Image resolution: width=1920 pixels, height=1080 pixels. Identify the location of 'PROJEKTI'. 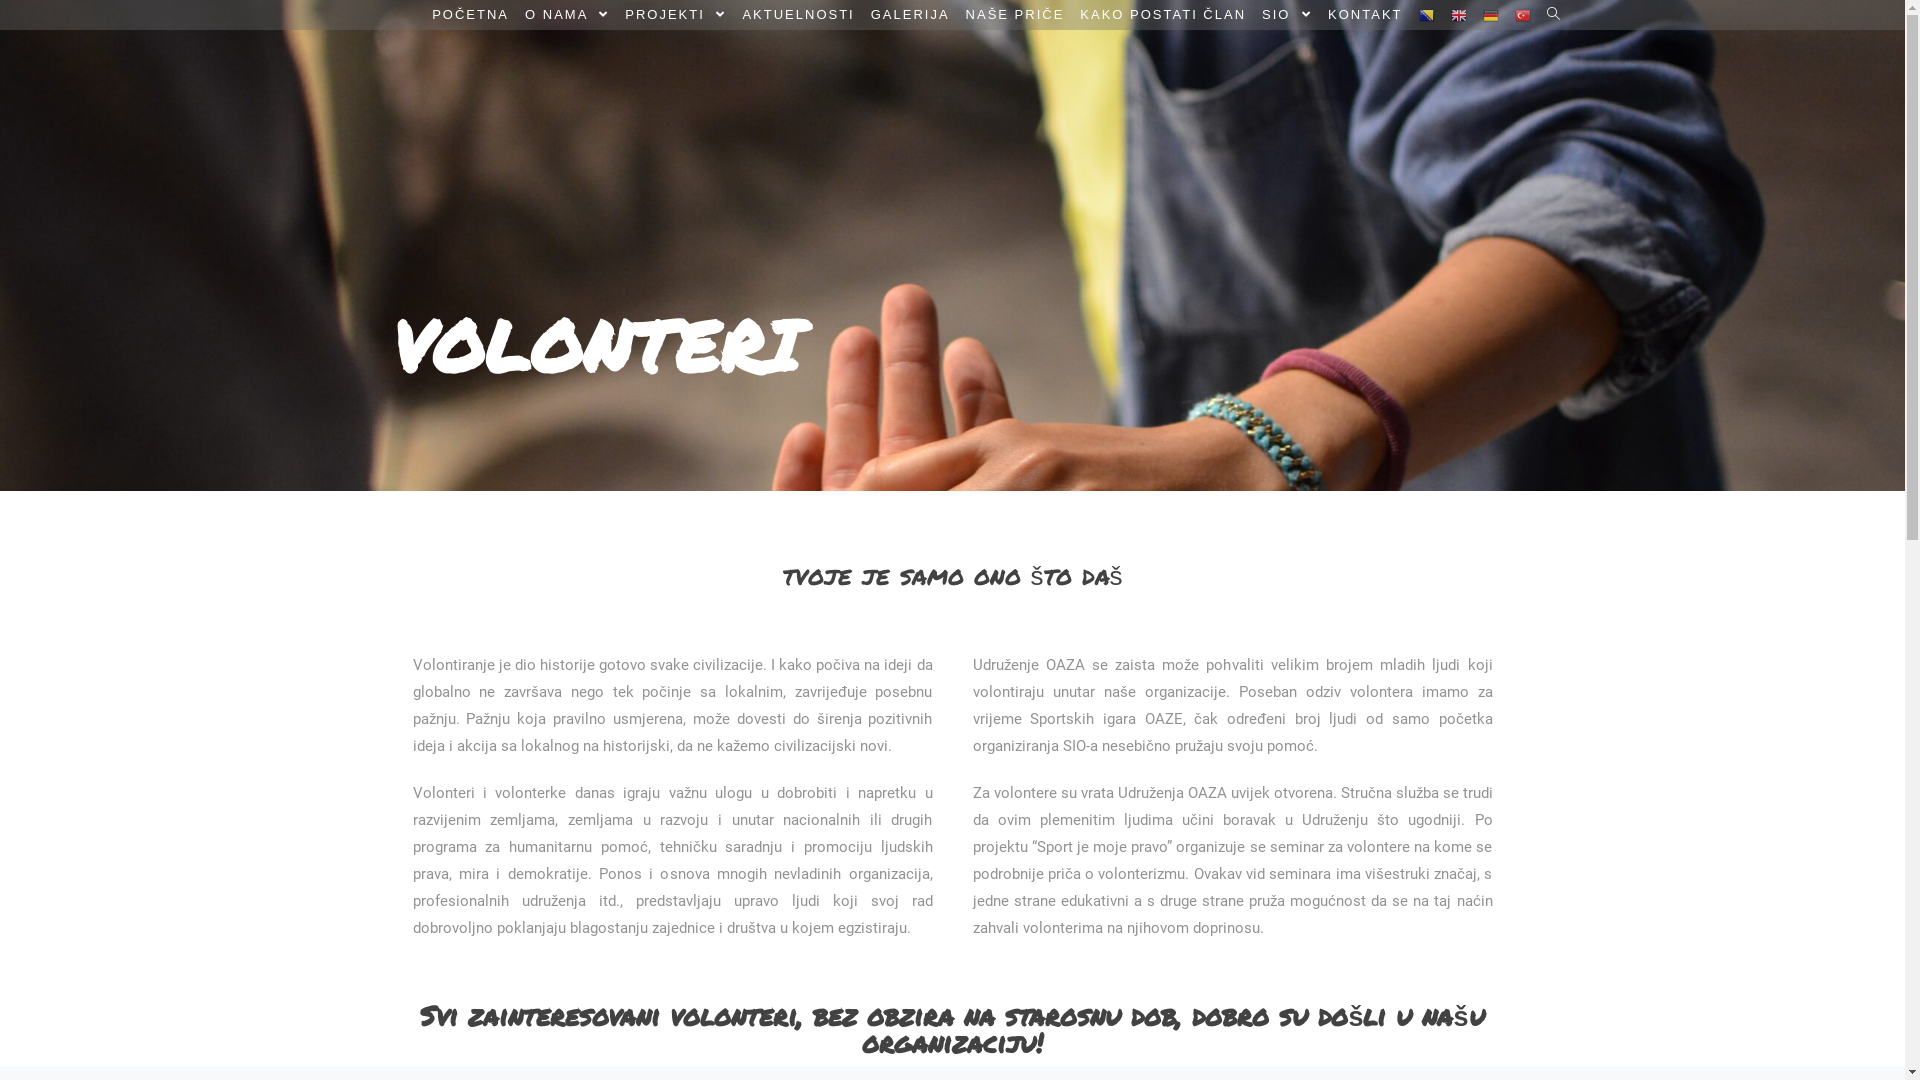
(616, 15).